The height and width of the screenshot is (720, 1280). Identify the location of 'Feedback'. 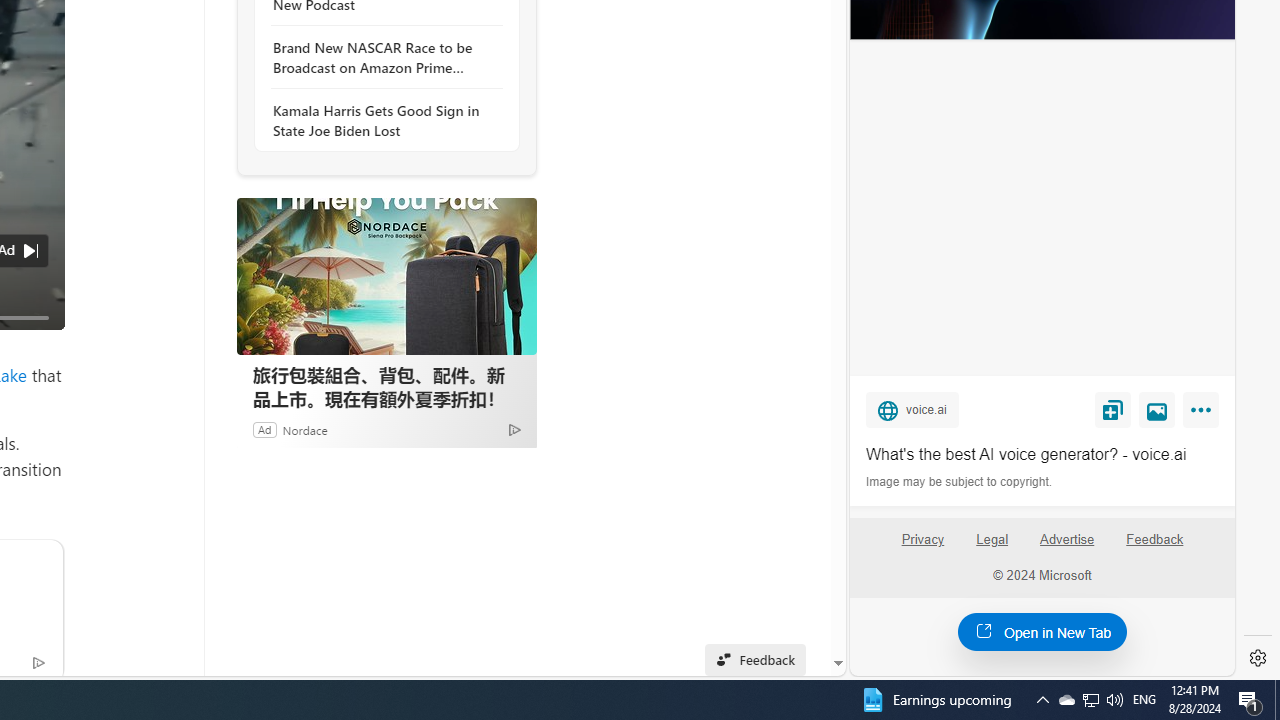
(1155, 547).